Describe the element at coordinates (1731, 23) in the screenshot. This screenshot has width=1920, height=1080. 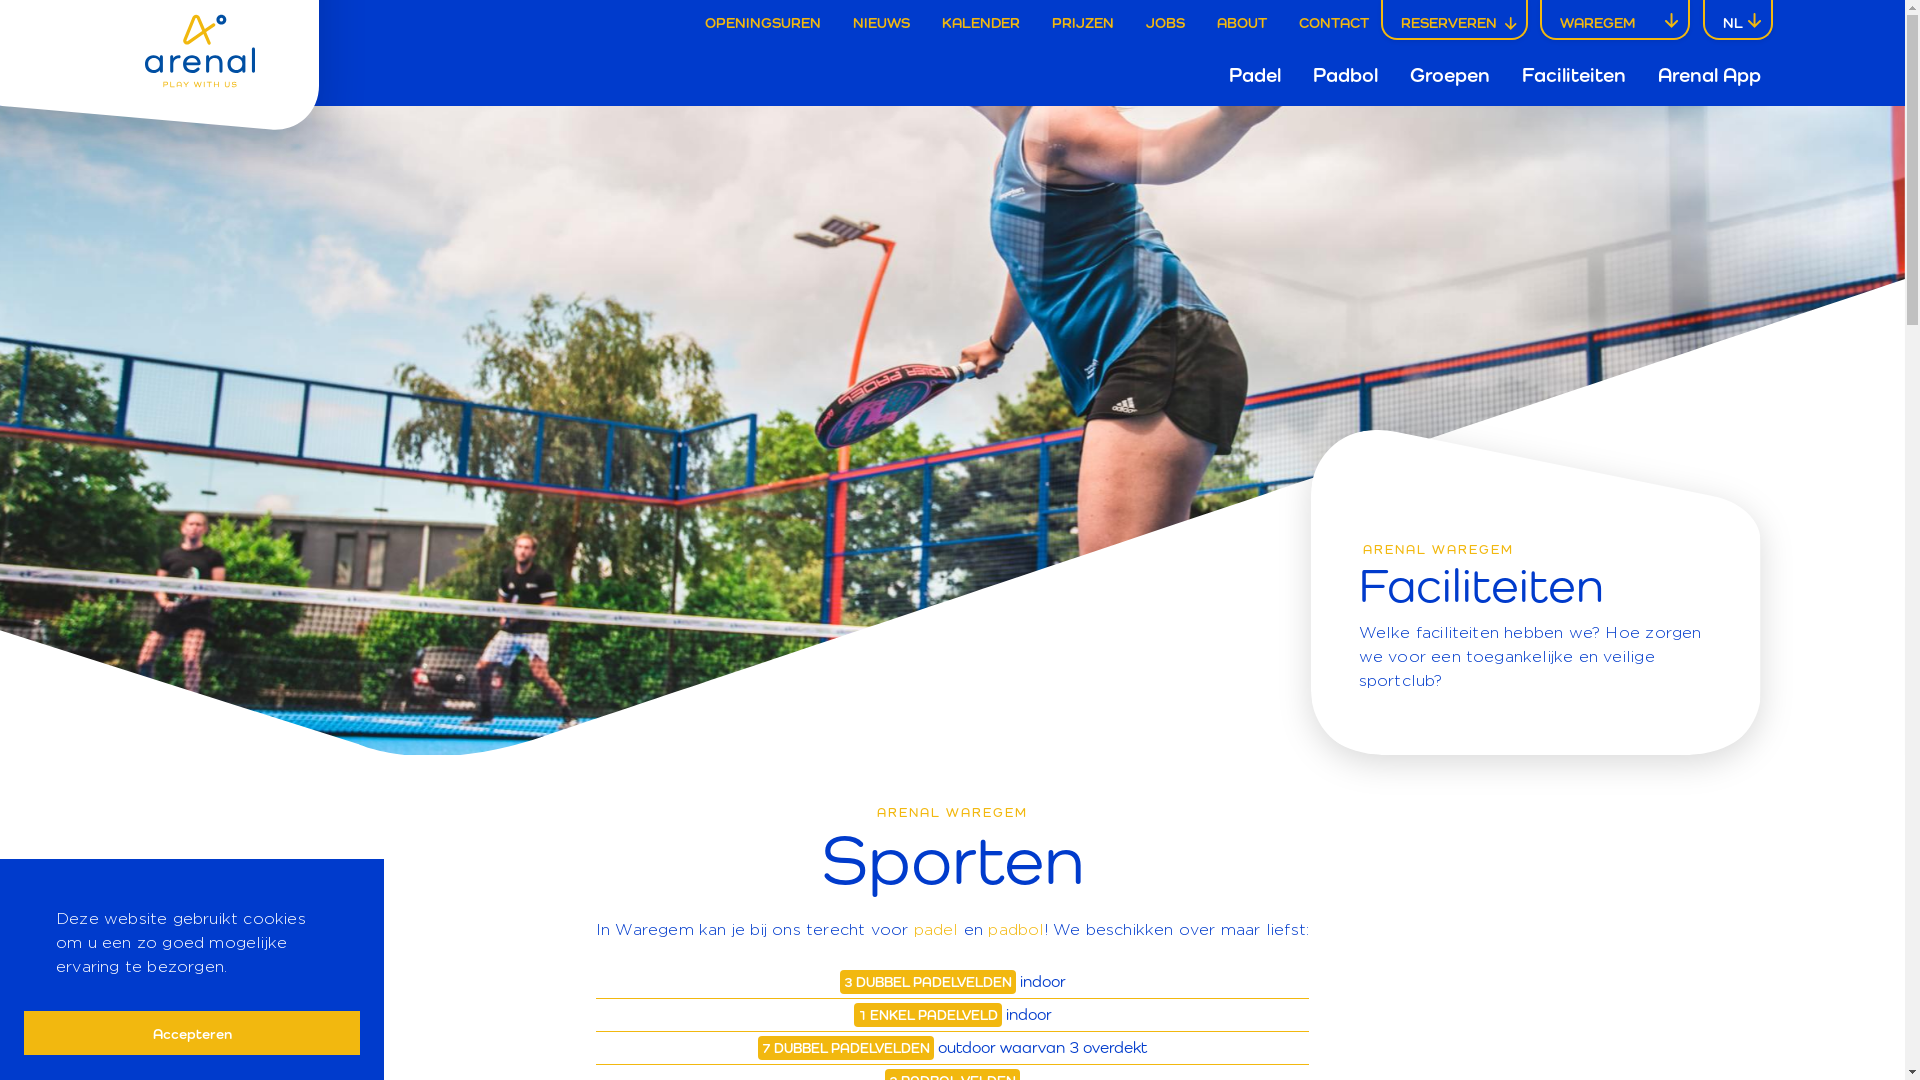
I see `'NL'` at that location.